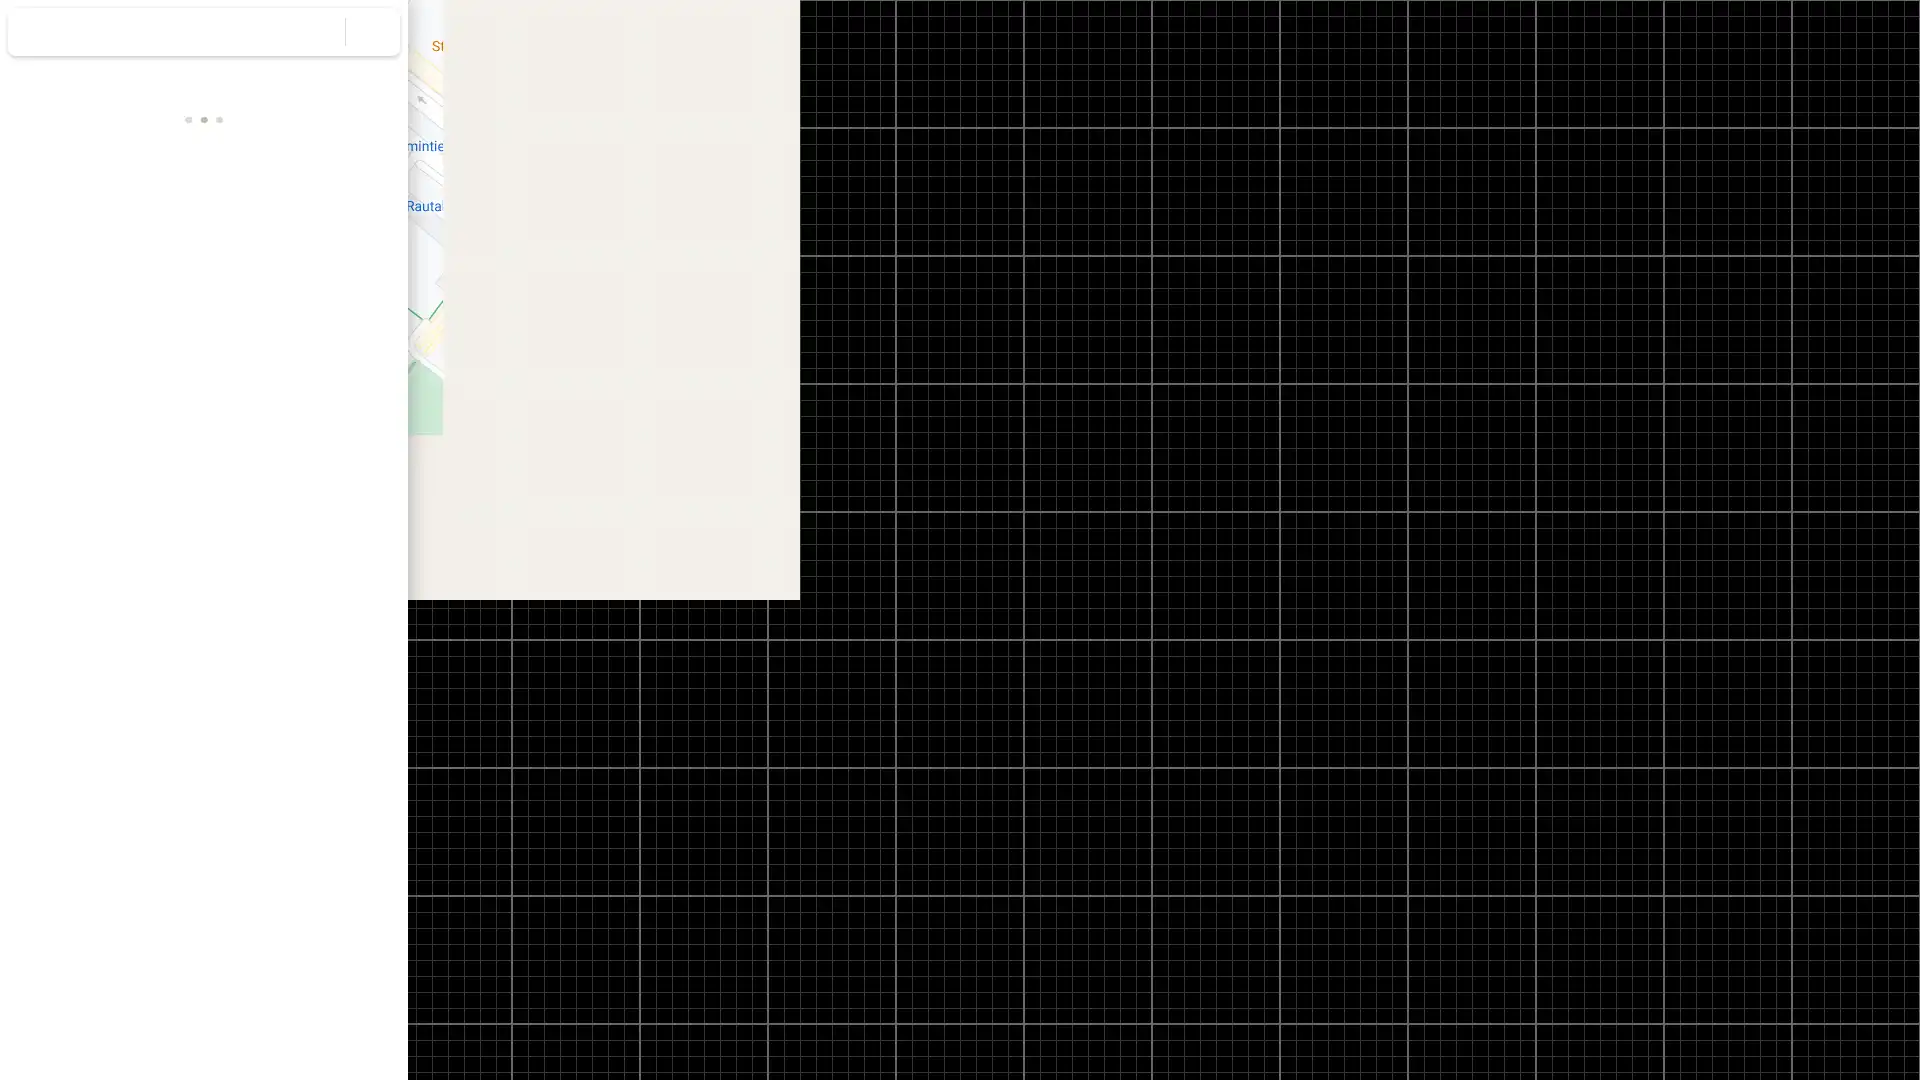 The width and height of the screenshot is (1920, 1080). I want to click on Copy address, so click(370, 437).